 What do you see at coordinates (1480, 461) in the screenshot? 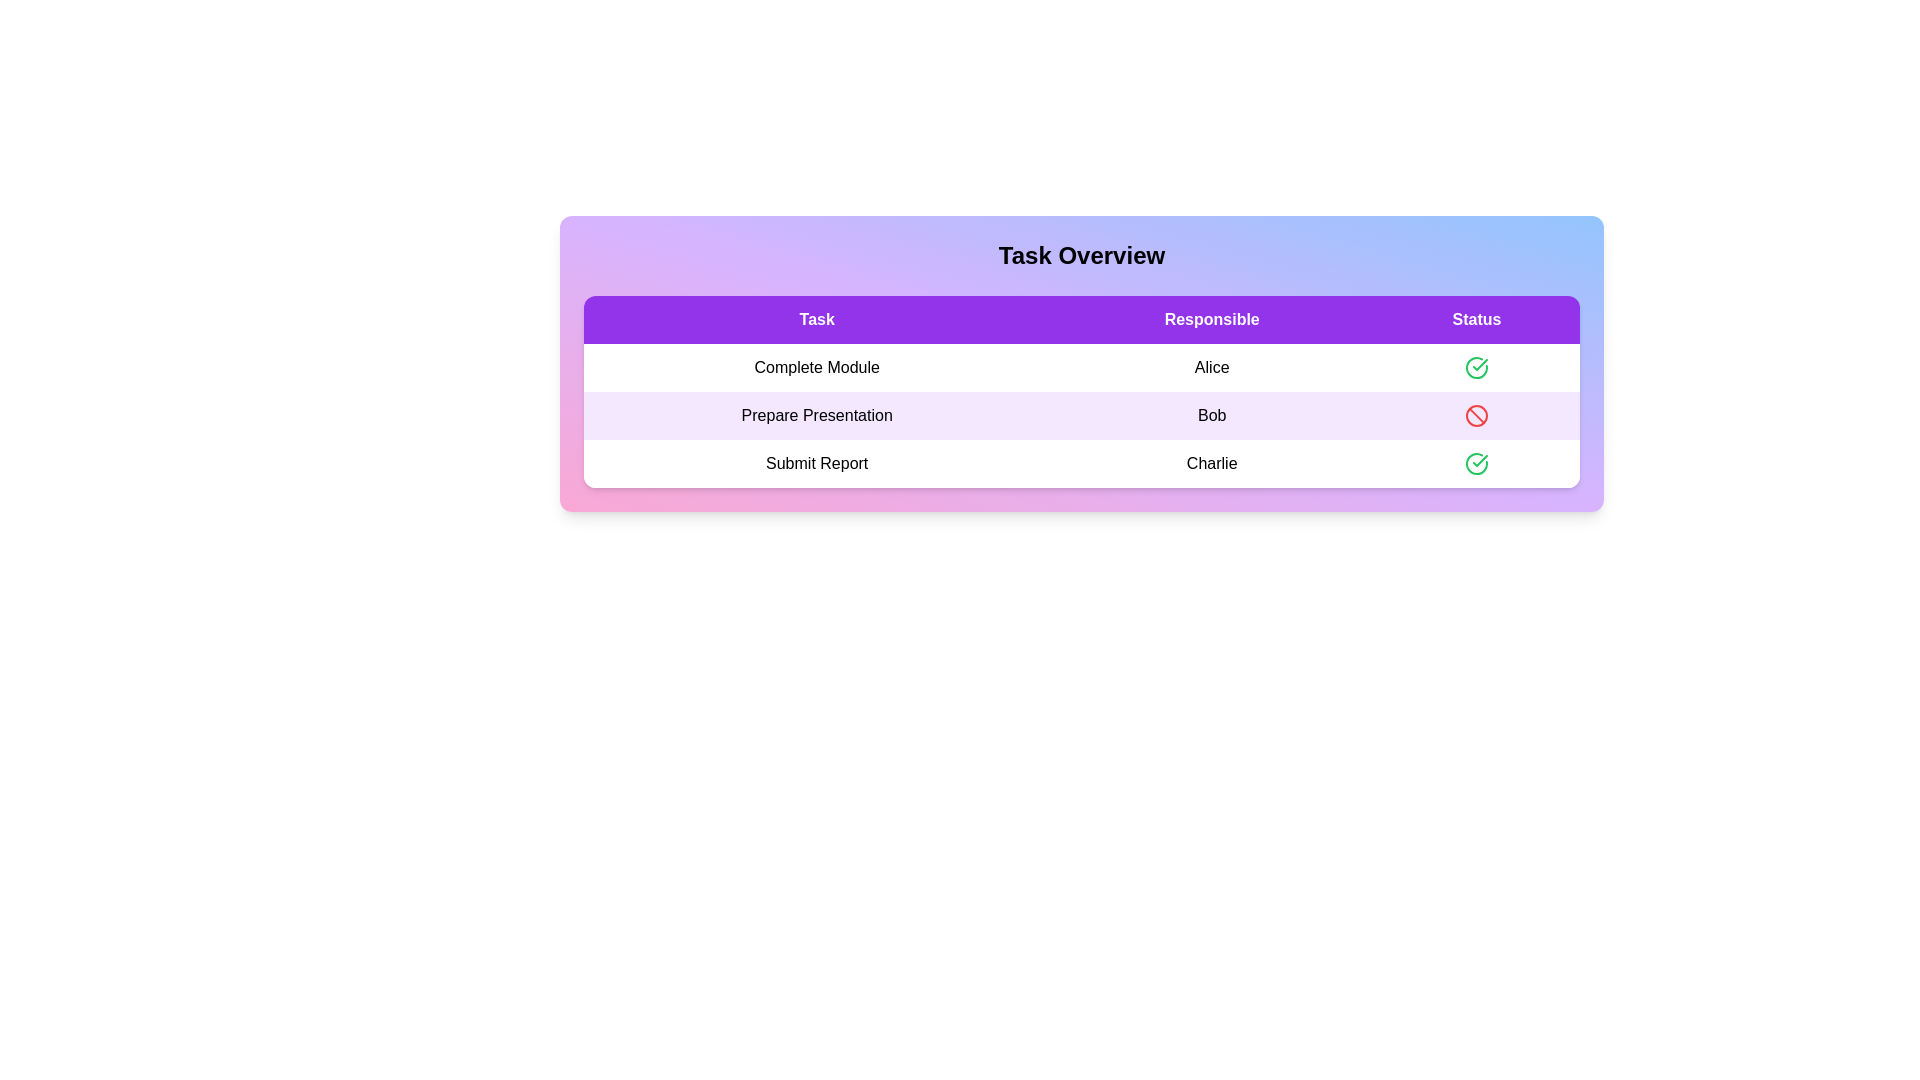
I see `the green checkmark icon located in the rightmost column under the 'Status' header, specifically in the row for 'Alice' under 'Responsible'` at bounding box center [1480, 461].